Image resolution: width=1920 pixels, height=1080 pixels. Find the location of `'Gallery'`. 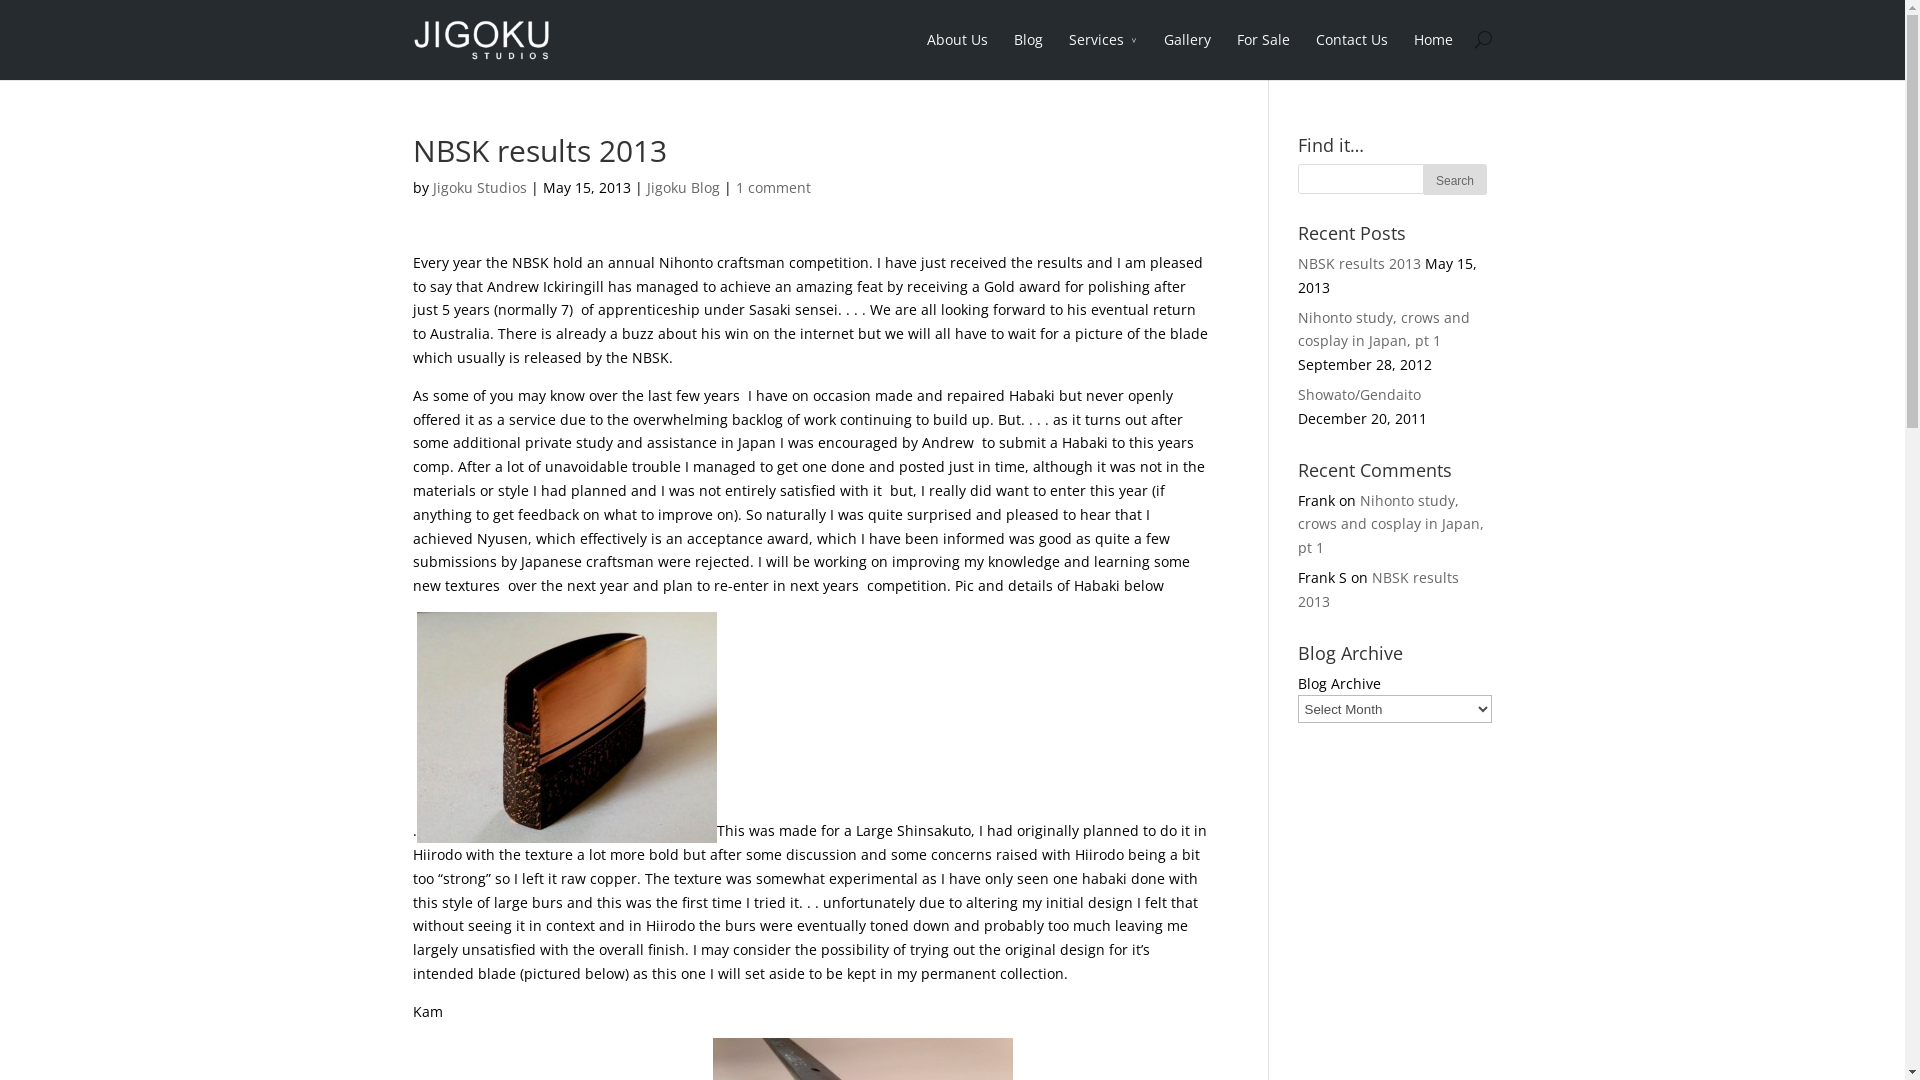

'Gallery' is located at coordinates (1187, 53).